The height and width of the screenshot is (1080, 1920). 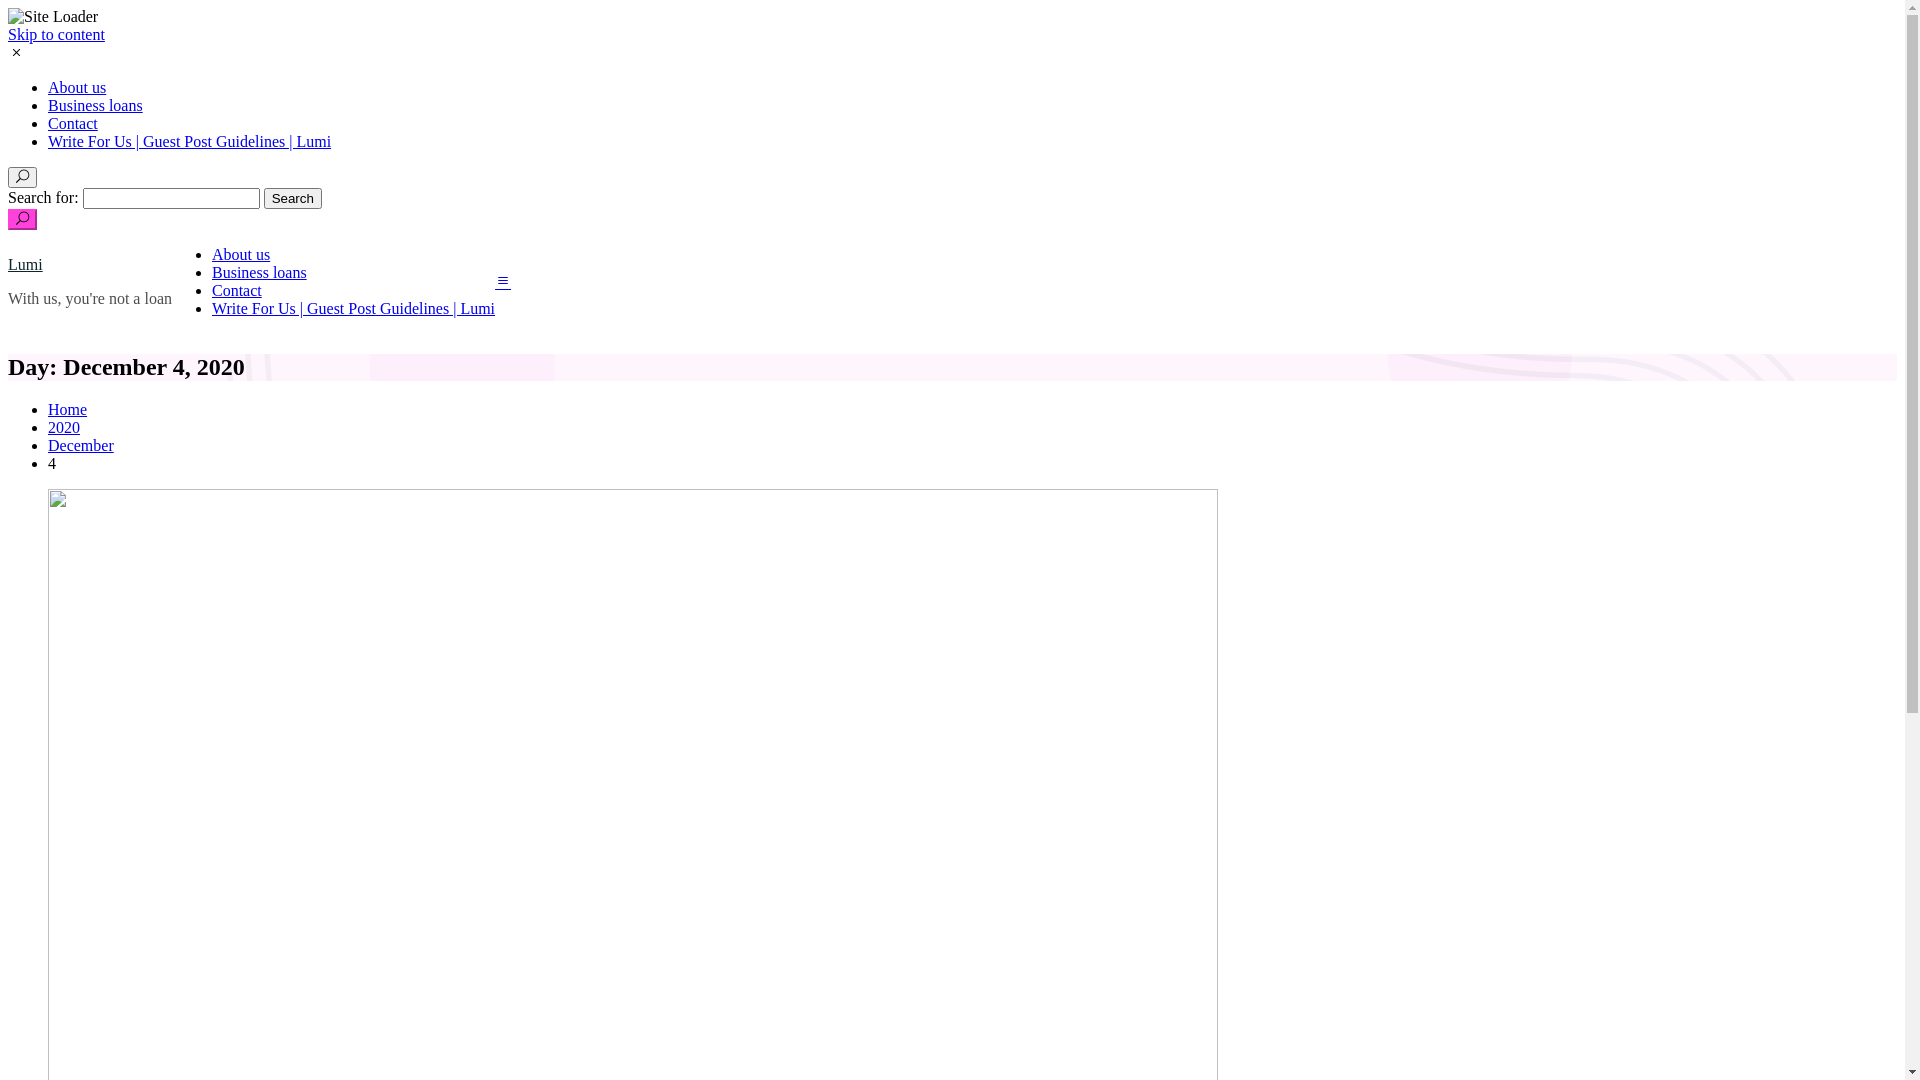 What do you see at coordinates (189, 140) in the screenshot?
I see `'Write For Us | Guest Post Guidelines | Lumi'` at bounding box center [189, 140].